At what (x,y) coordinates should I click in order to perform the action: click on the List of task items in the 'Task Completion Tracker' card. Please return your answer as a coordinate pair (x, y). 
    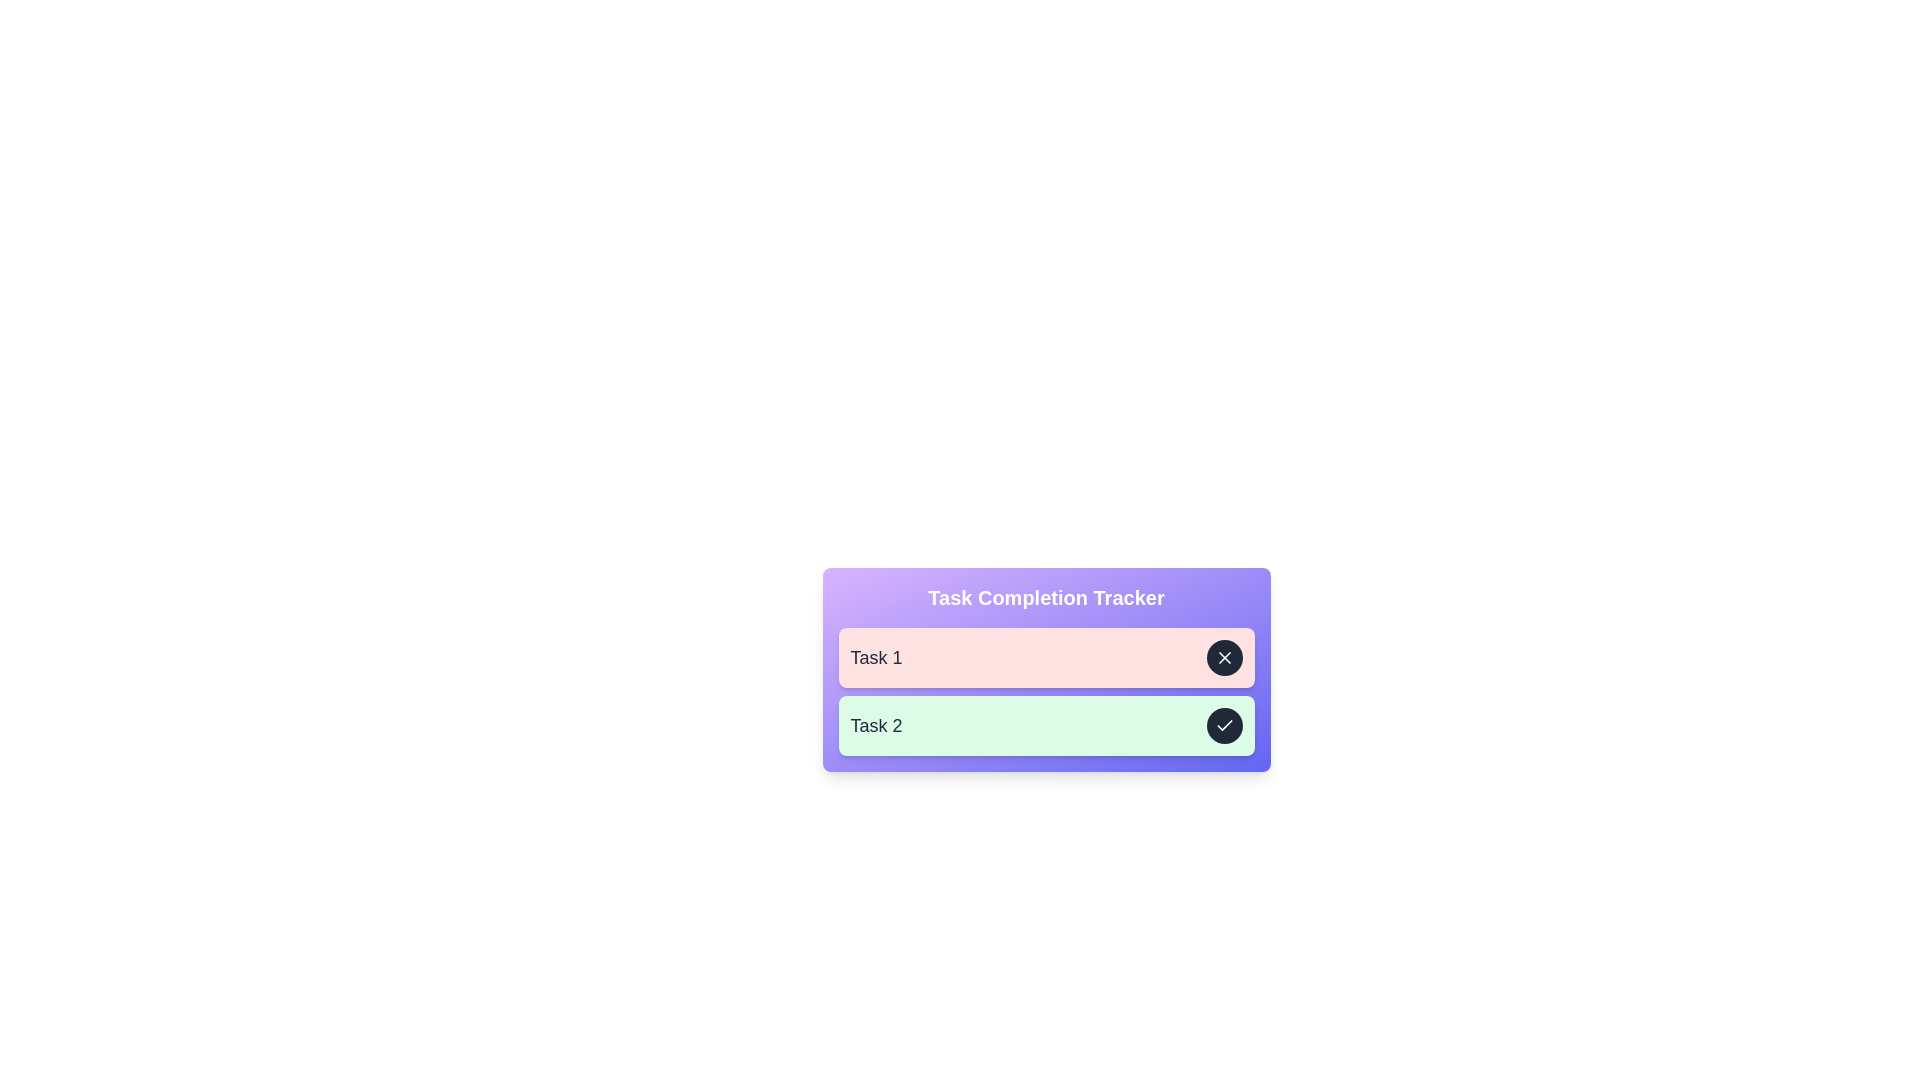
    Looking at the image, I should click on (1045, 690).